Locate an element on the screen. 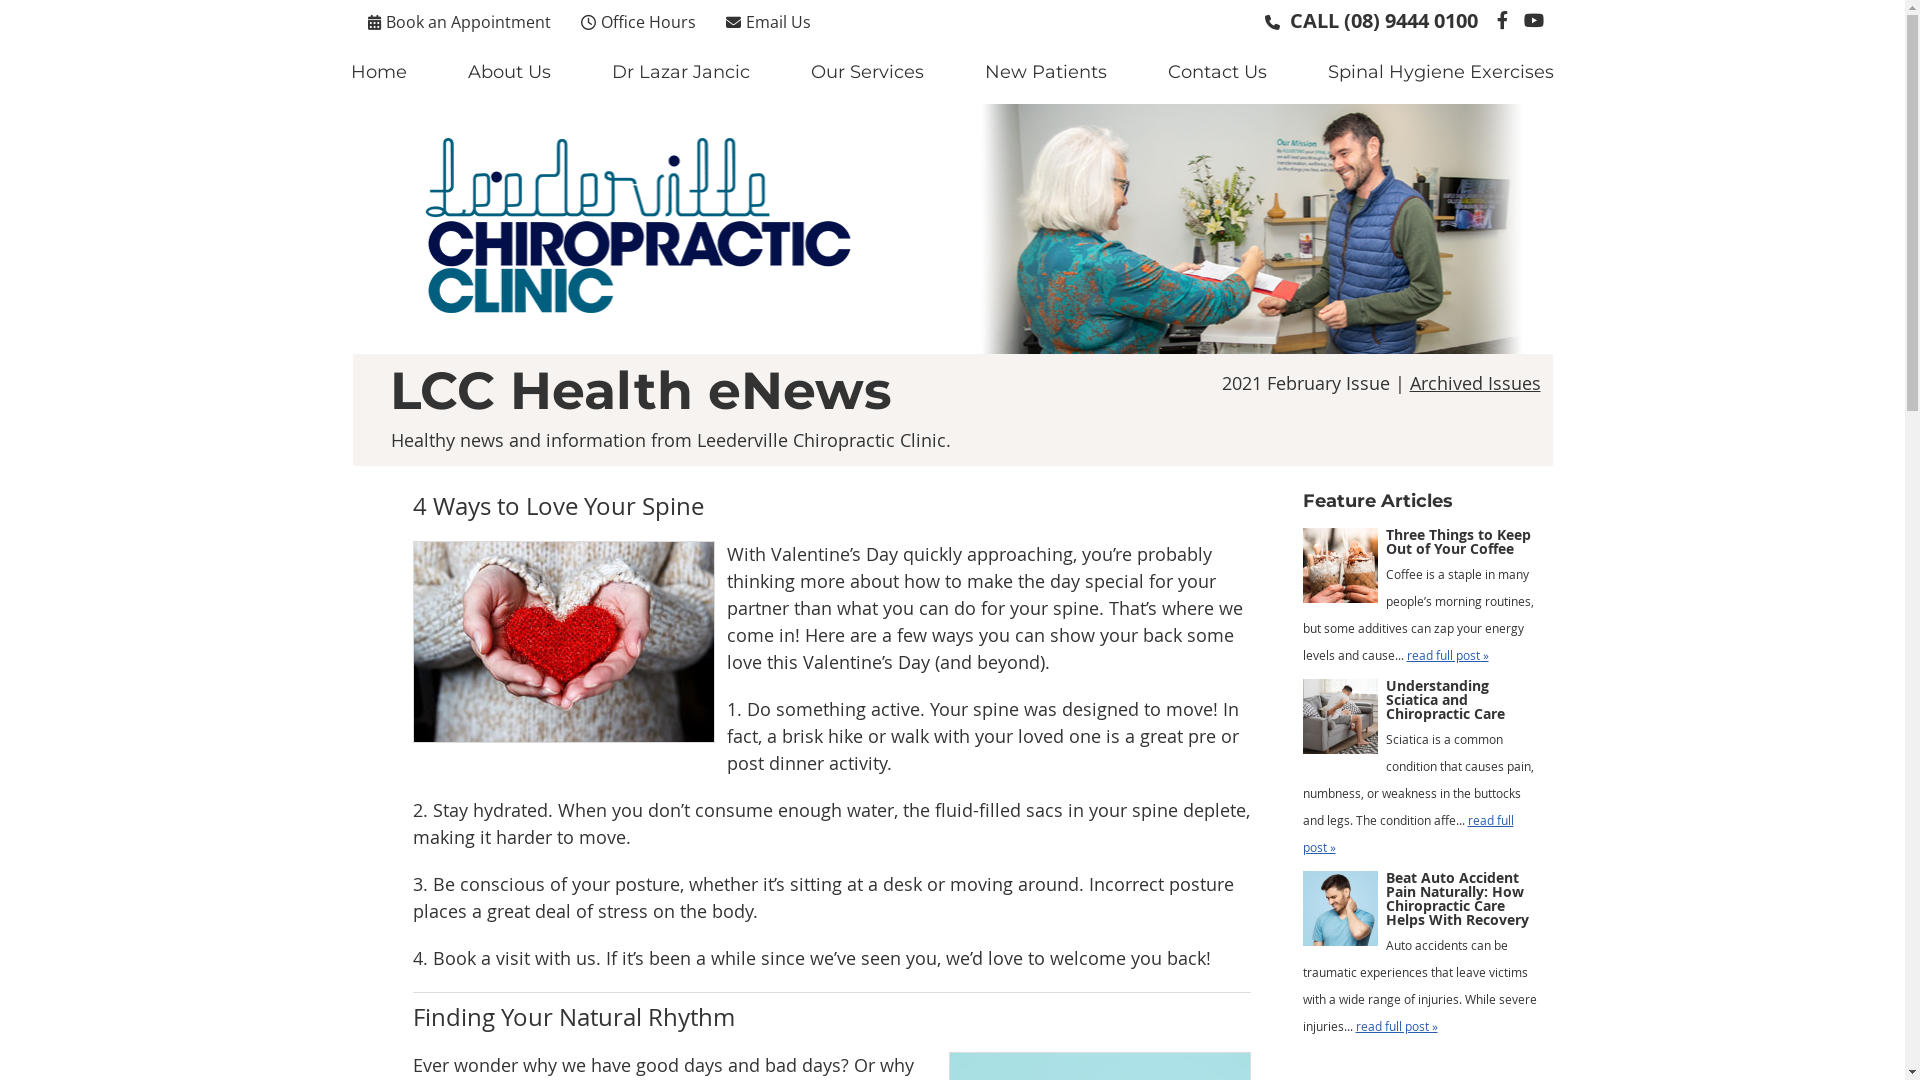  '(08) 9444 0100' is located at coordinates (1410, 20).